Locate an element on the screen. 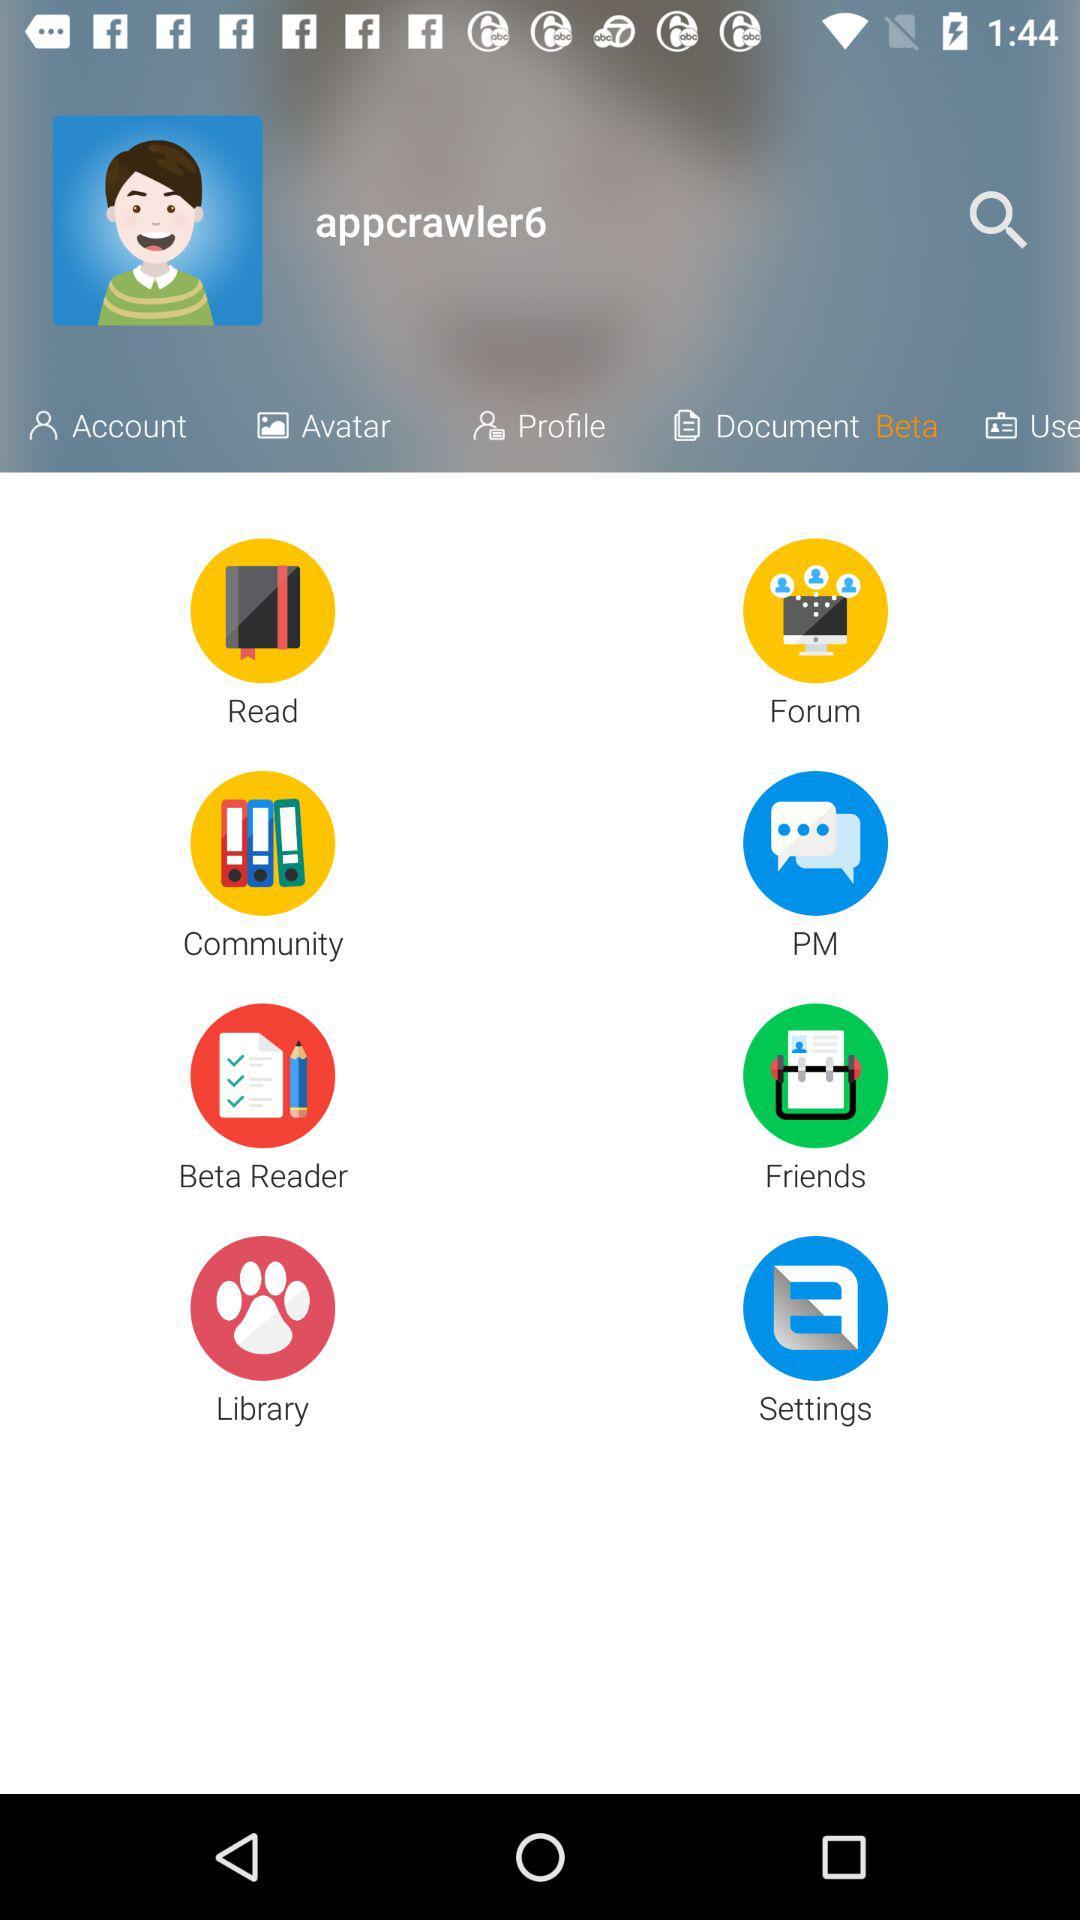 Image resolution: width=1080 pixels, height=1920 pixels. the icon above the username icon is located at coordinates (998, 220).